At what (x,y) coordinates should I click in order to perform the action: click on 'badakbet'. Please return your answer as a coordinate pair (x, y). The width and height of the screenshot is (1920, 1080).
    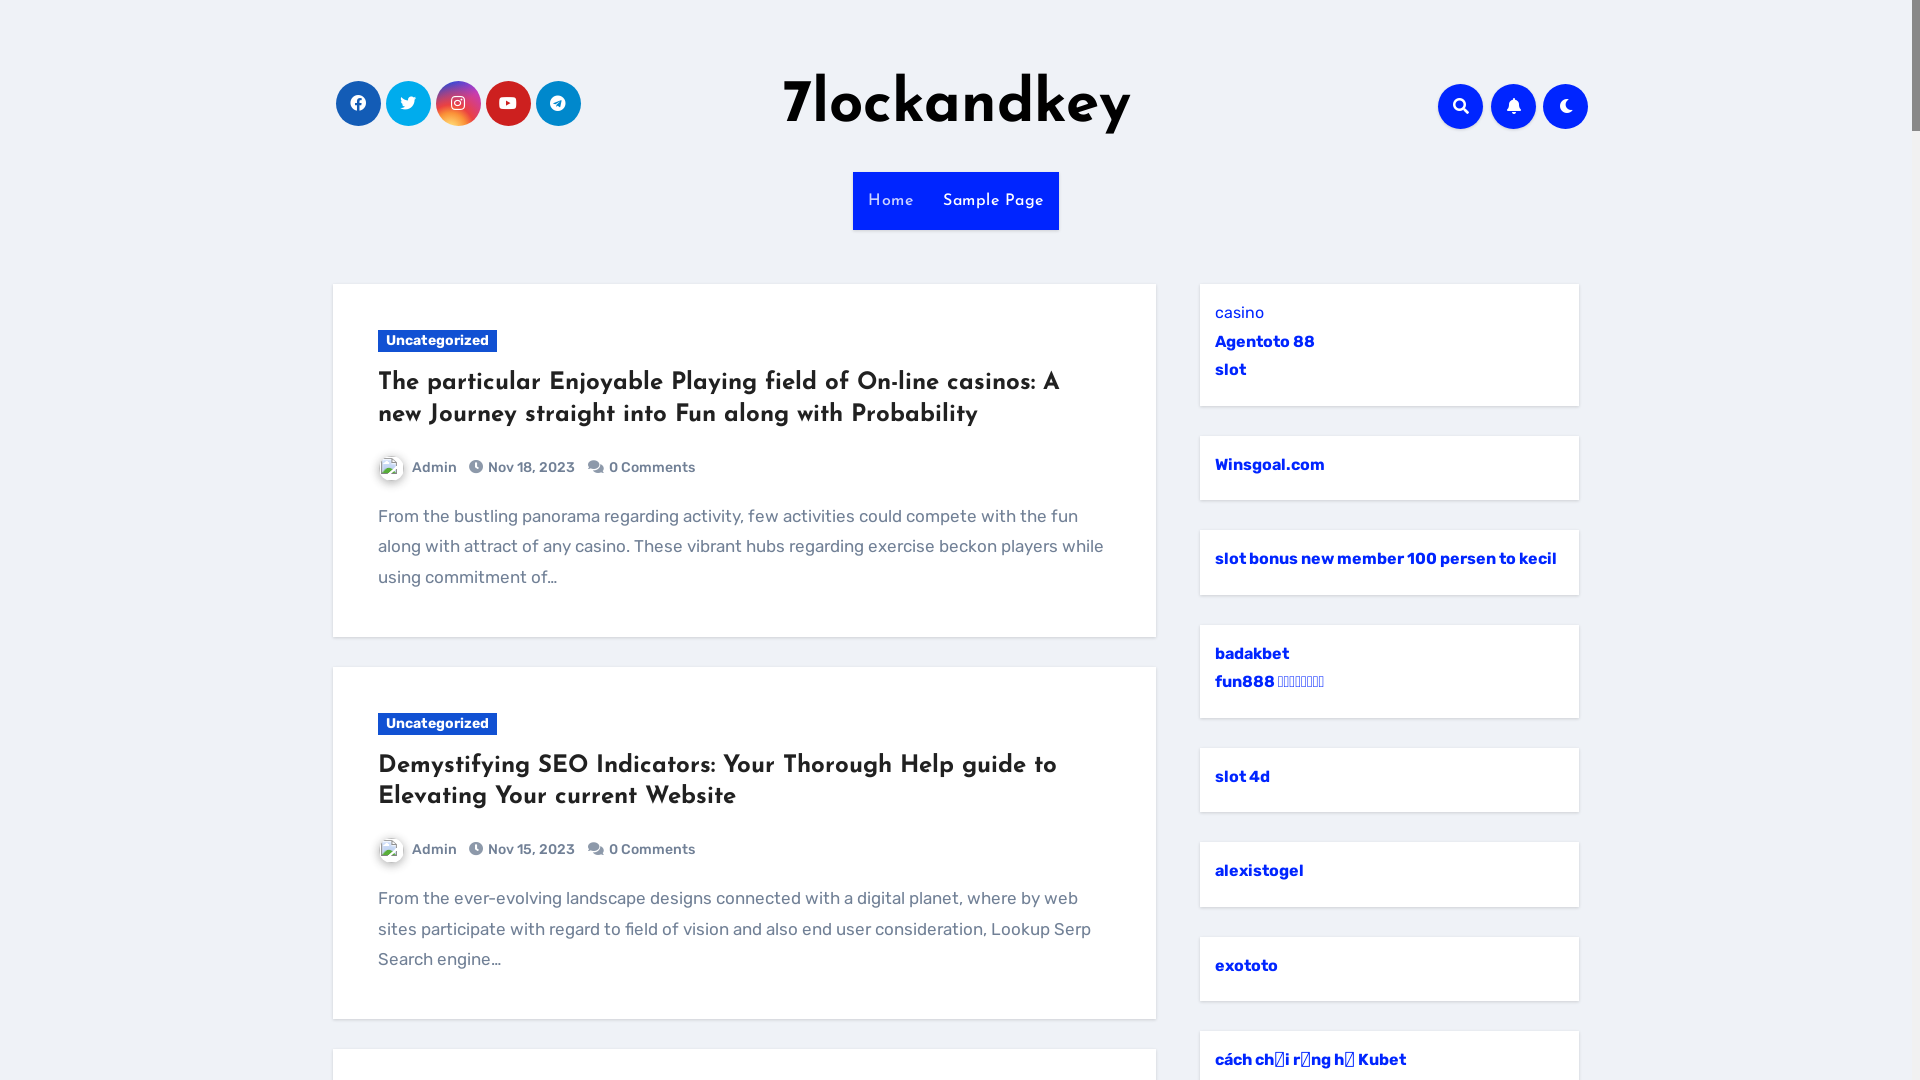
    Looking at the image, I should click on (1251, 653).